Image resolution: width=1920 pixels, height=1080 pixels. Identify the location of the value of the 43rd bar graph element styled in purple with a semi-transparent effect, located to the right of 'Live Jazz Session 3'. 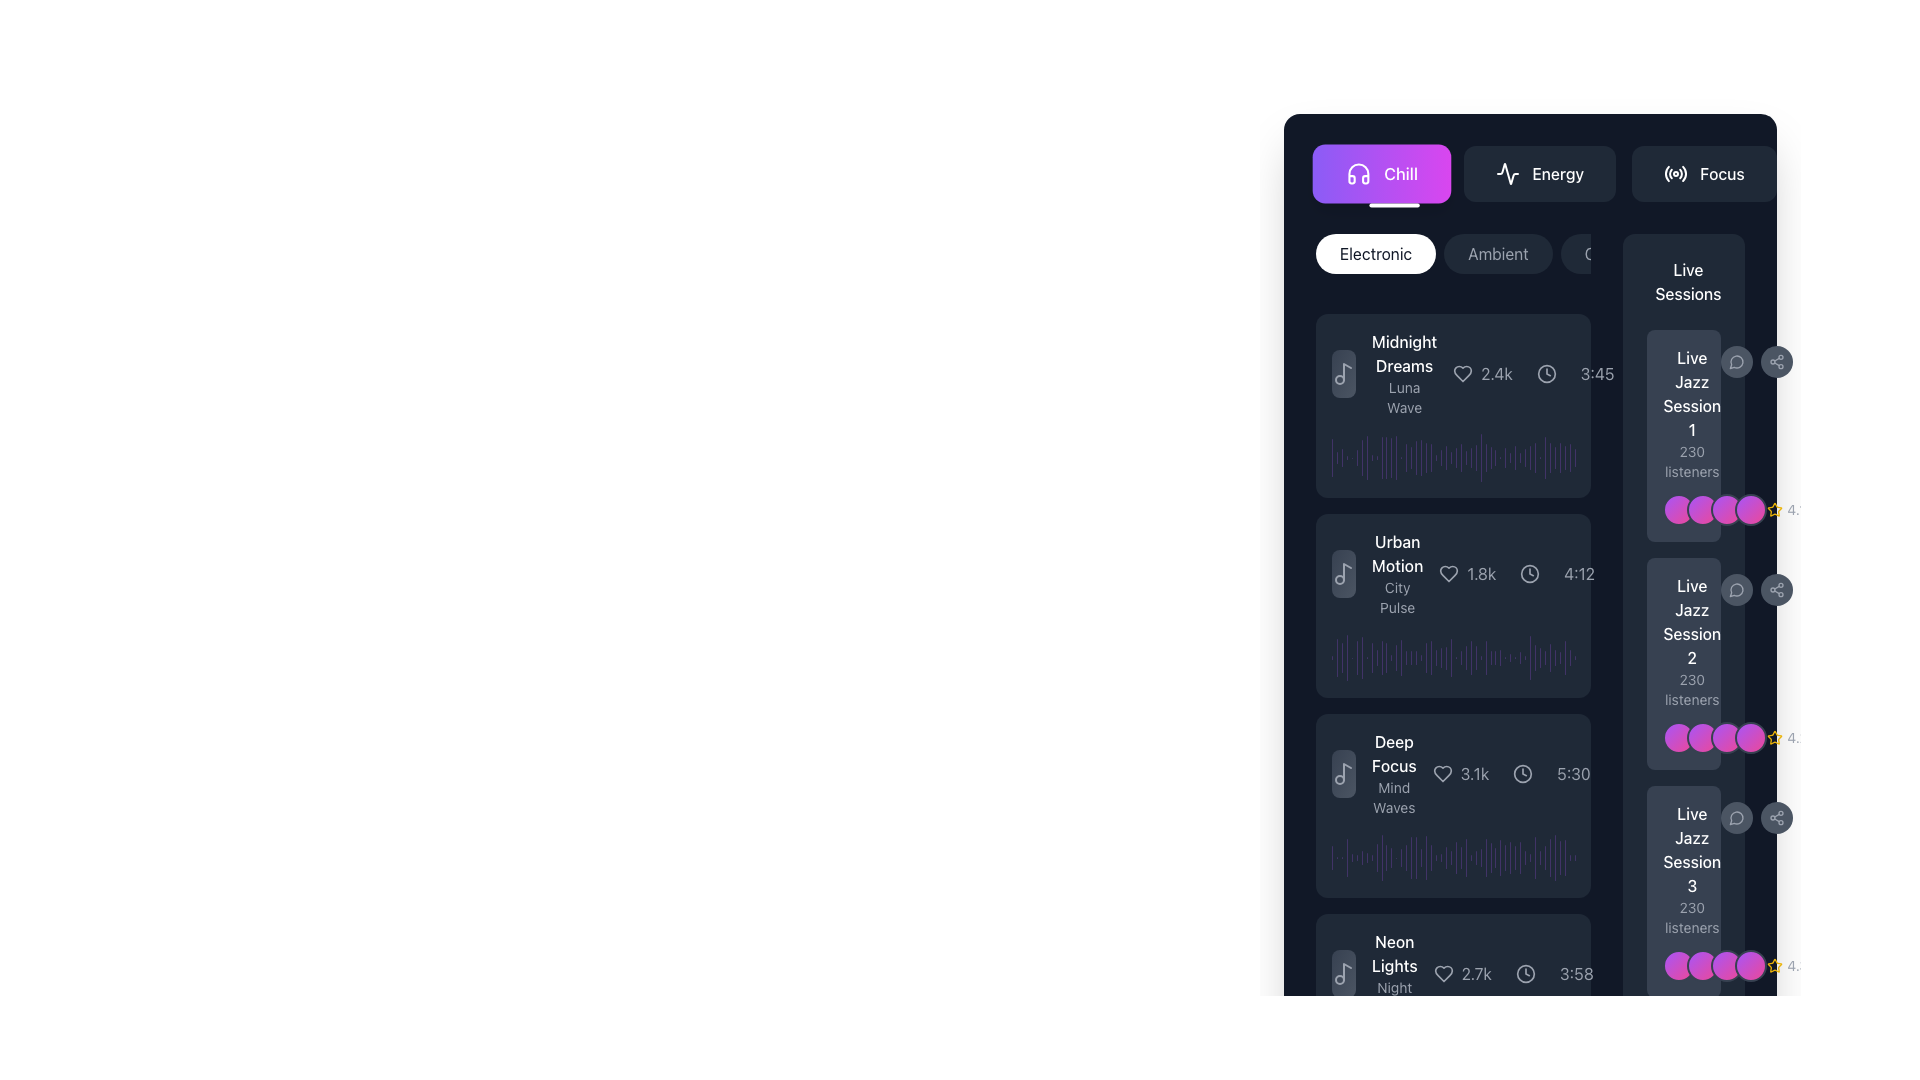
(1559, 1056).